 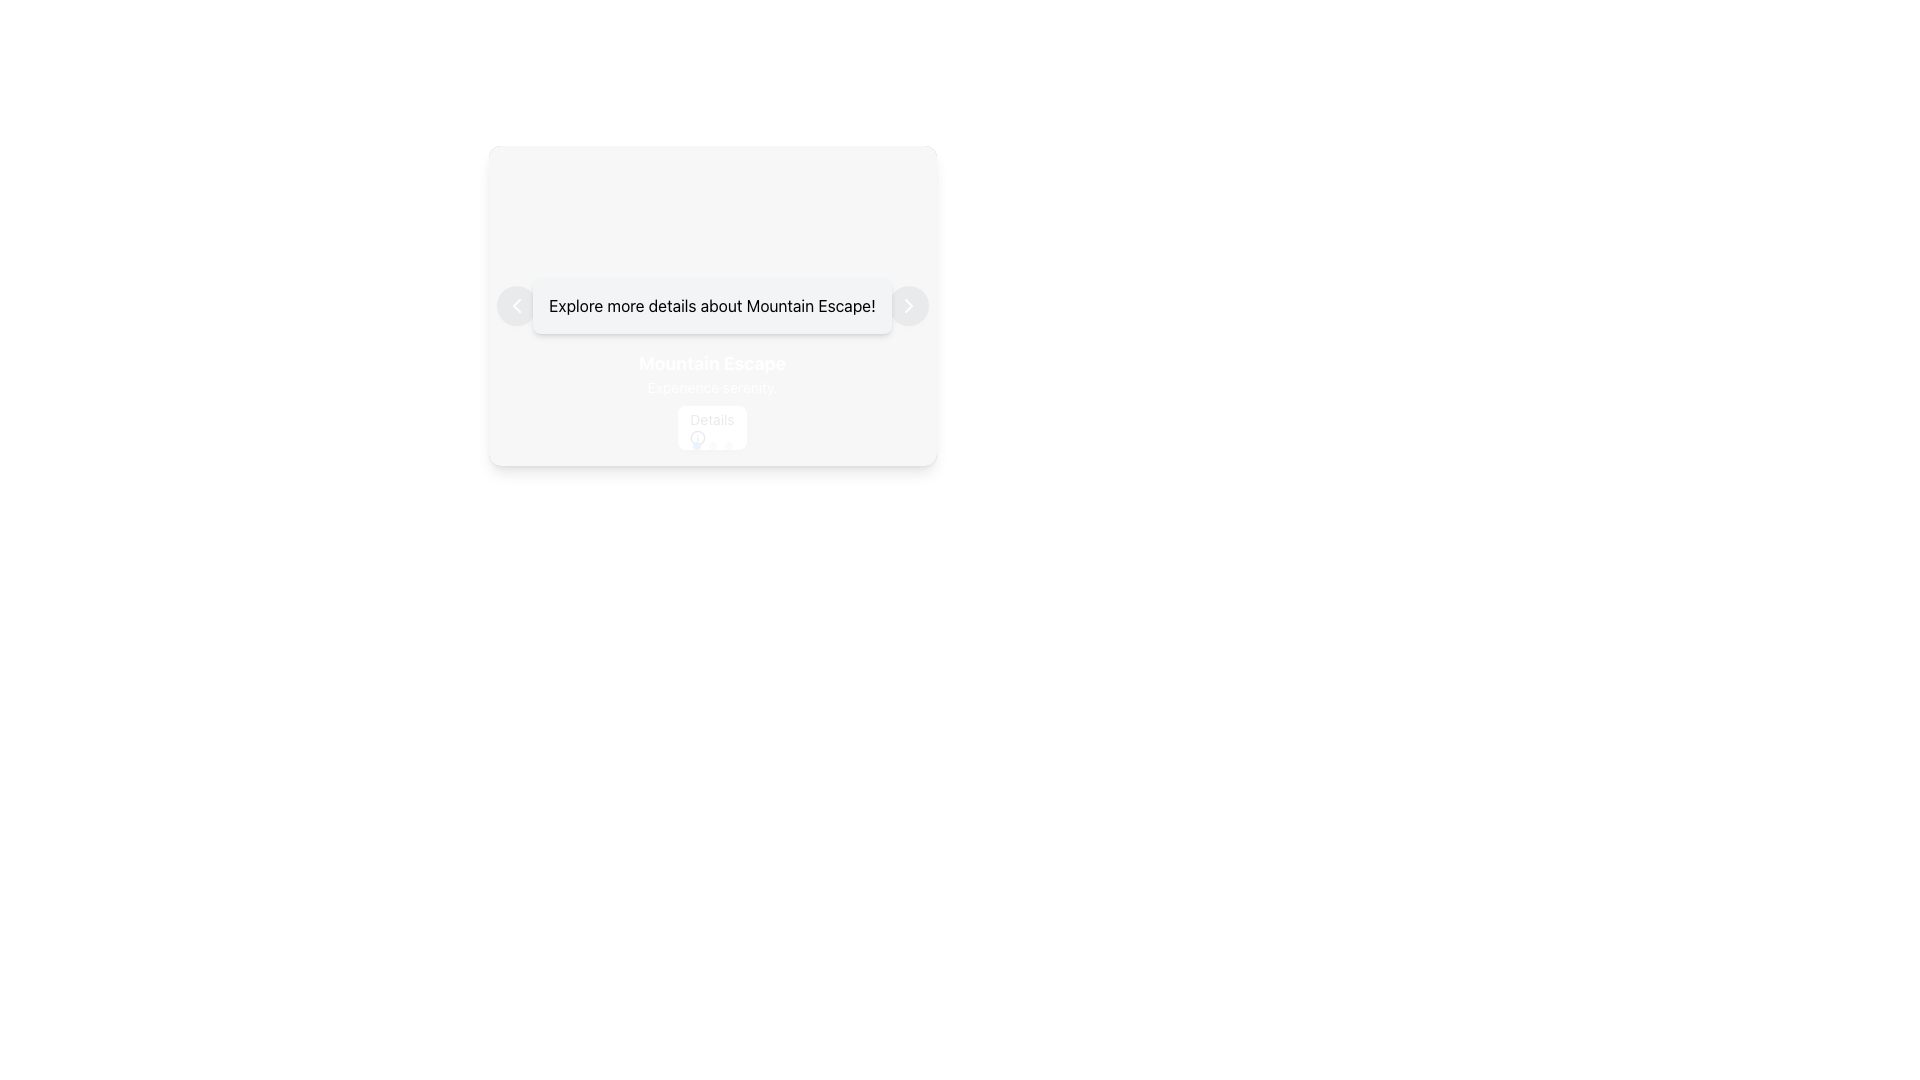 I want to click on the SVG navigation button located at the left end of the horizontally-aligned button group within the card, so click(x=516, y=305).